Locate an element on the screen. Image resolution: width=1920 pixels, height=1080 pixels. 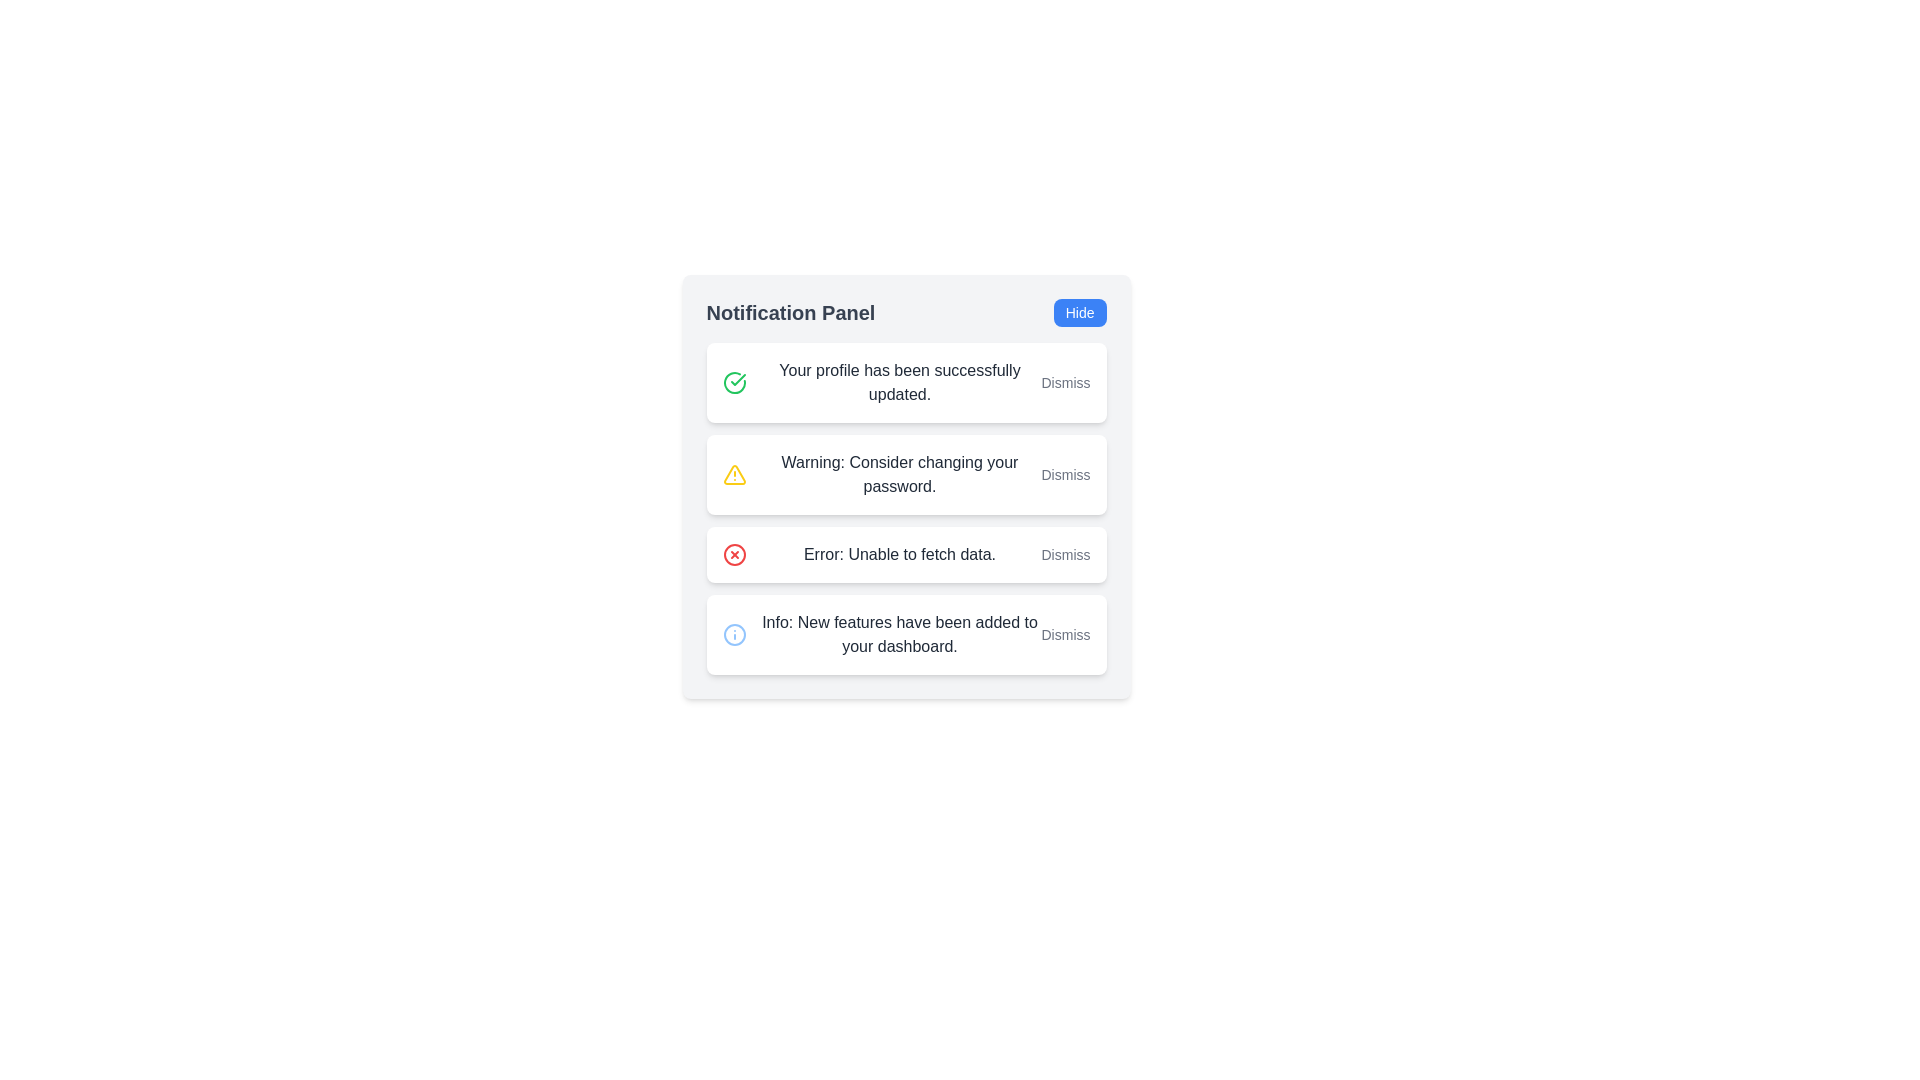
the error notification icon indicating 'Error: Unable to fetch data.' in the Notification Panel, positioned to the far left of the notification text is located at coordinates (733, 555).